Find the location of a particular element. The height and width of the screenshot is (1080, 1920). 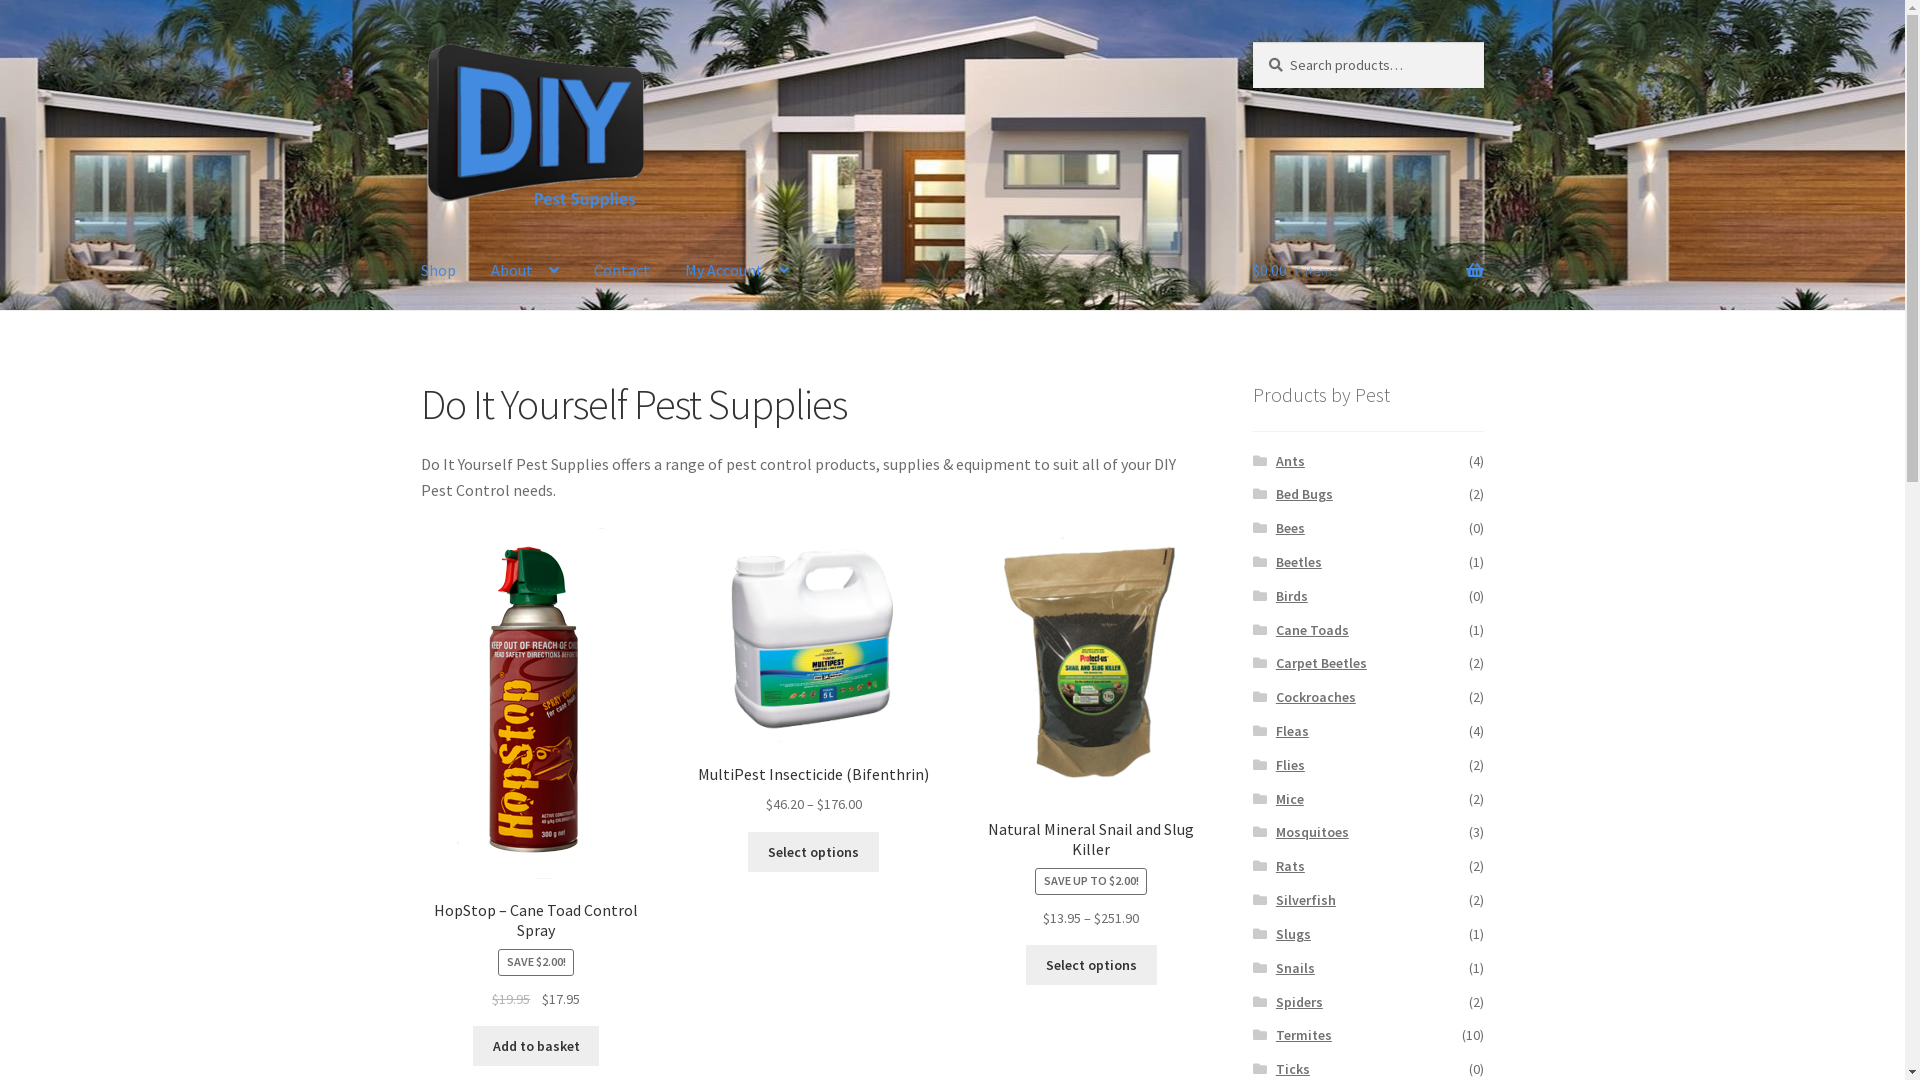

'Rats' is located at coordinates (1275, 865).